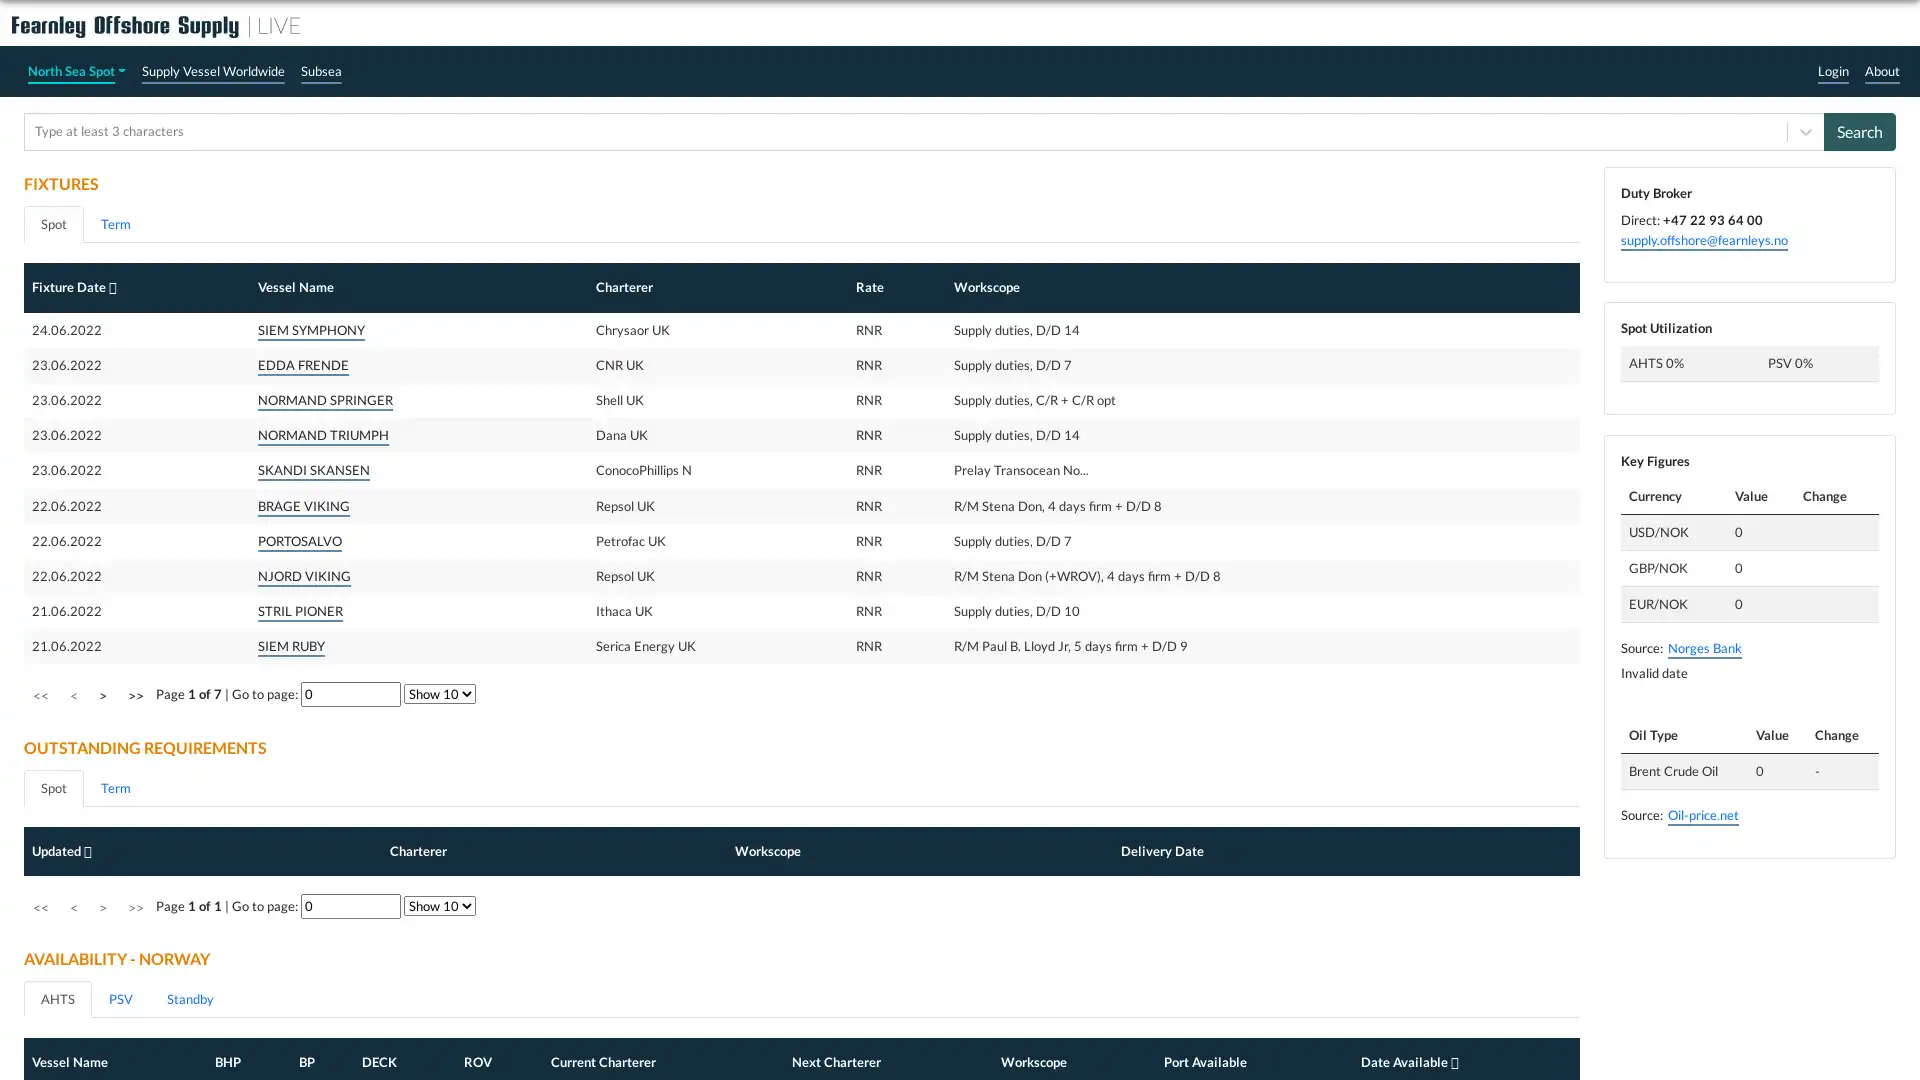 This screenshot has height=1080, width=1920. What do you see at coordinates (73, 1012) in the screenshot?
I see `<` at bounding box center [73, 1012].